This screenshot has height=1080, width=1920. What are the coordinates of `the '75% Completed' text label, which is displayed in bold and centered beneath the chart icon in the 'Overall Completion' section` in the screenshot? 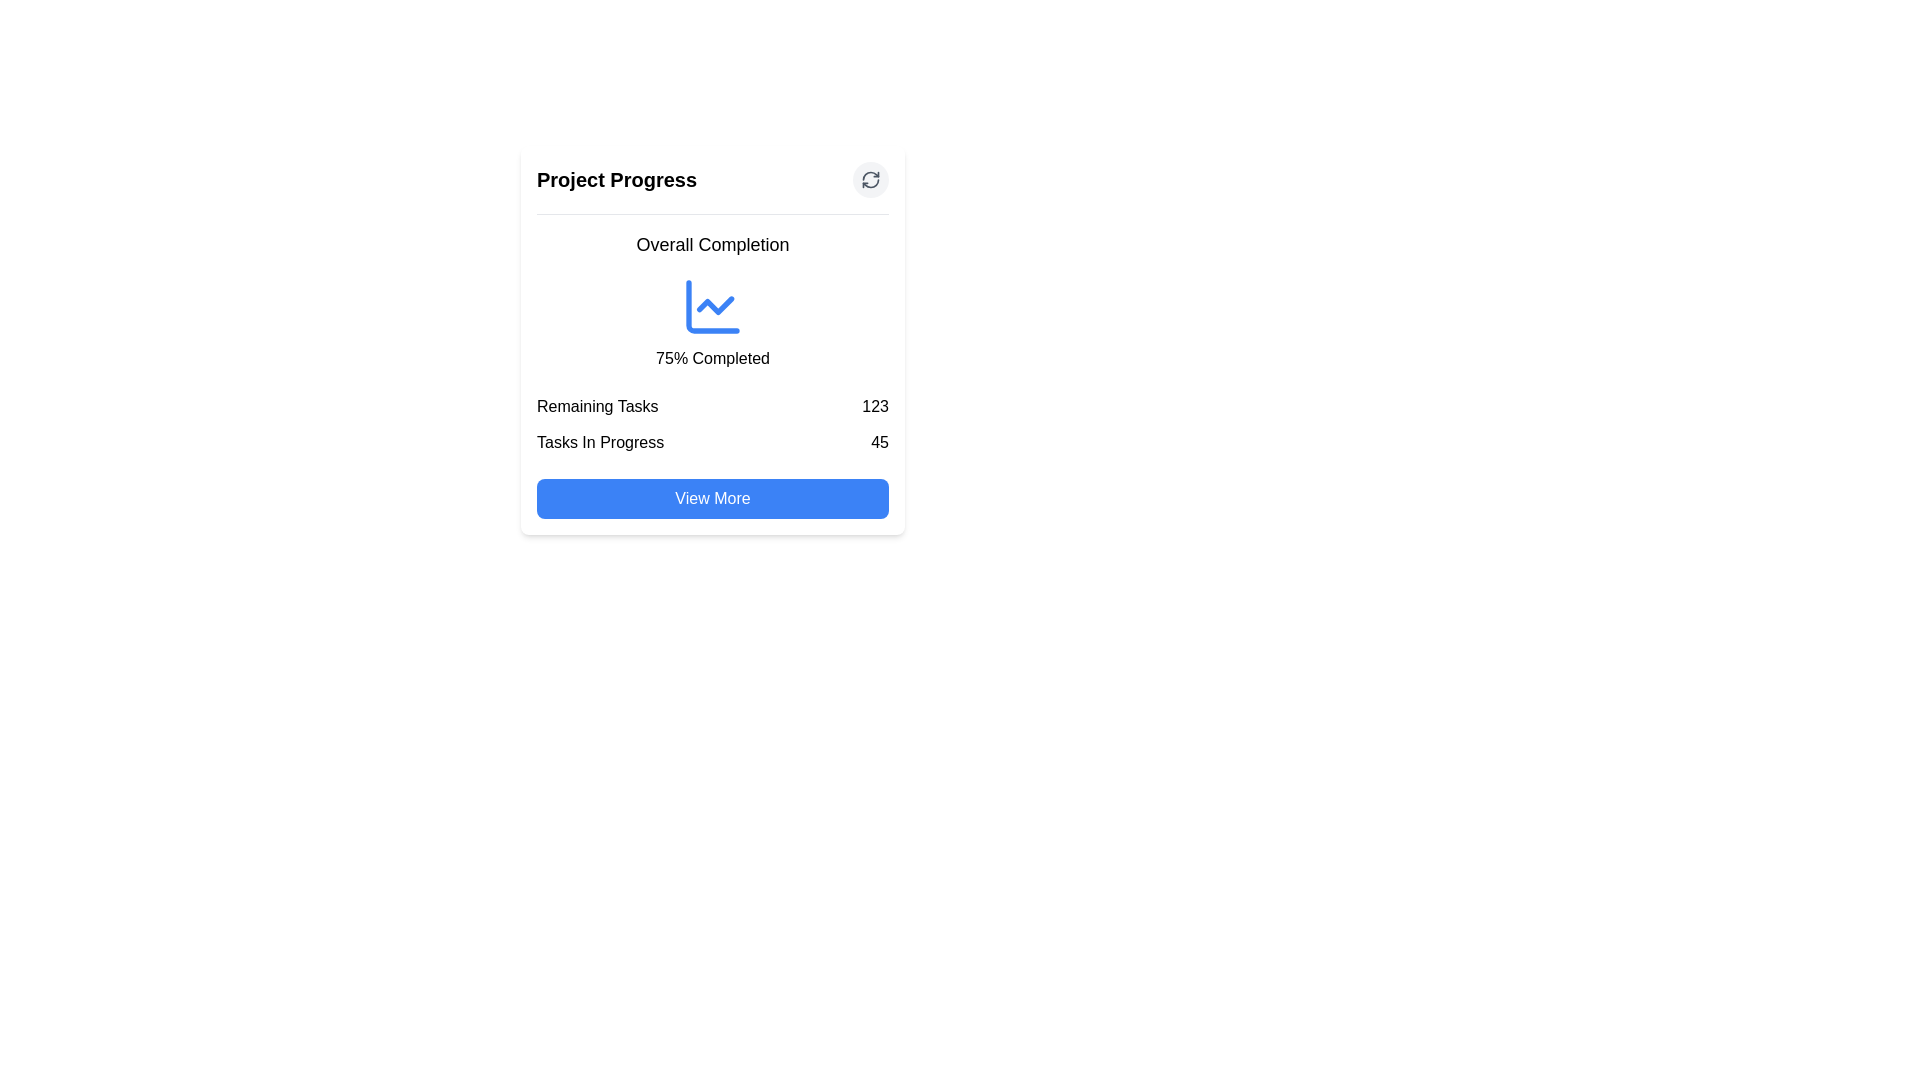 It's located at (713, 357).